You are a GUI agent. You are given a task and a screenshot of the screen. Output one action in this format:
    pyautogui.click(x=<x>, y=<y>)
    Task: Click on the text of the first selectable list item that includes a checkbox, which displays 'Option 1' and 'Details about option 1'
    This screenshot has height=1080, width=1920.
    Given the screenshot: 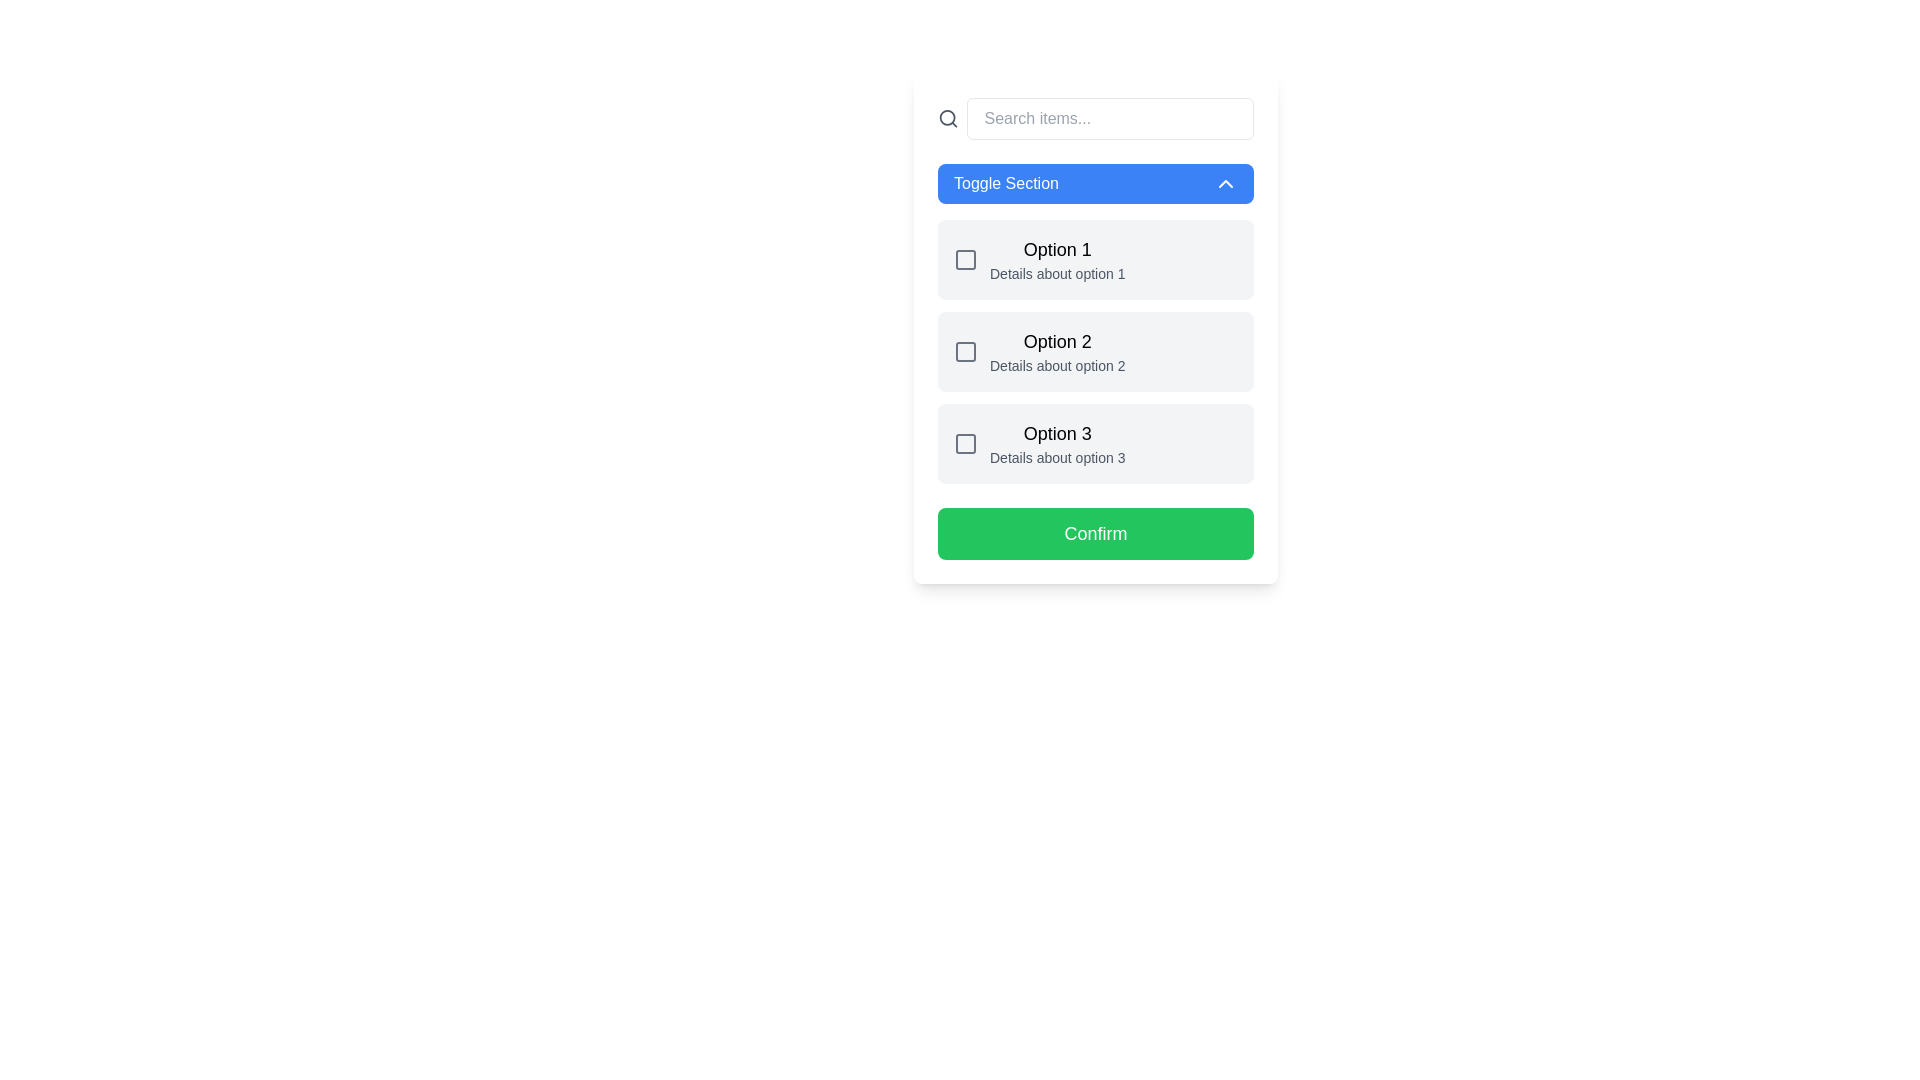 What is the action you would take?
    pyautogui.click(x=1039, y=258)
    